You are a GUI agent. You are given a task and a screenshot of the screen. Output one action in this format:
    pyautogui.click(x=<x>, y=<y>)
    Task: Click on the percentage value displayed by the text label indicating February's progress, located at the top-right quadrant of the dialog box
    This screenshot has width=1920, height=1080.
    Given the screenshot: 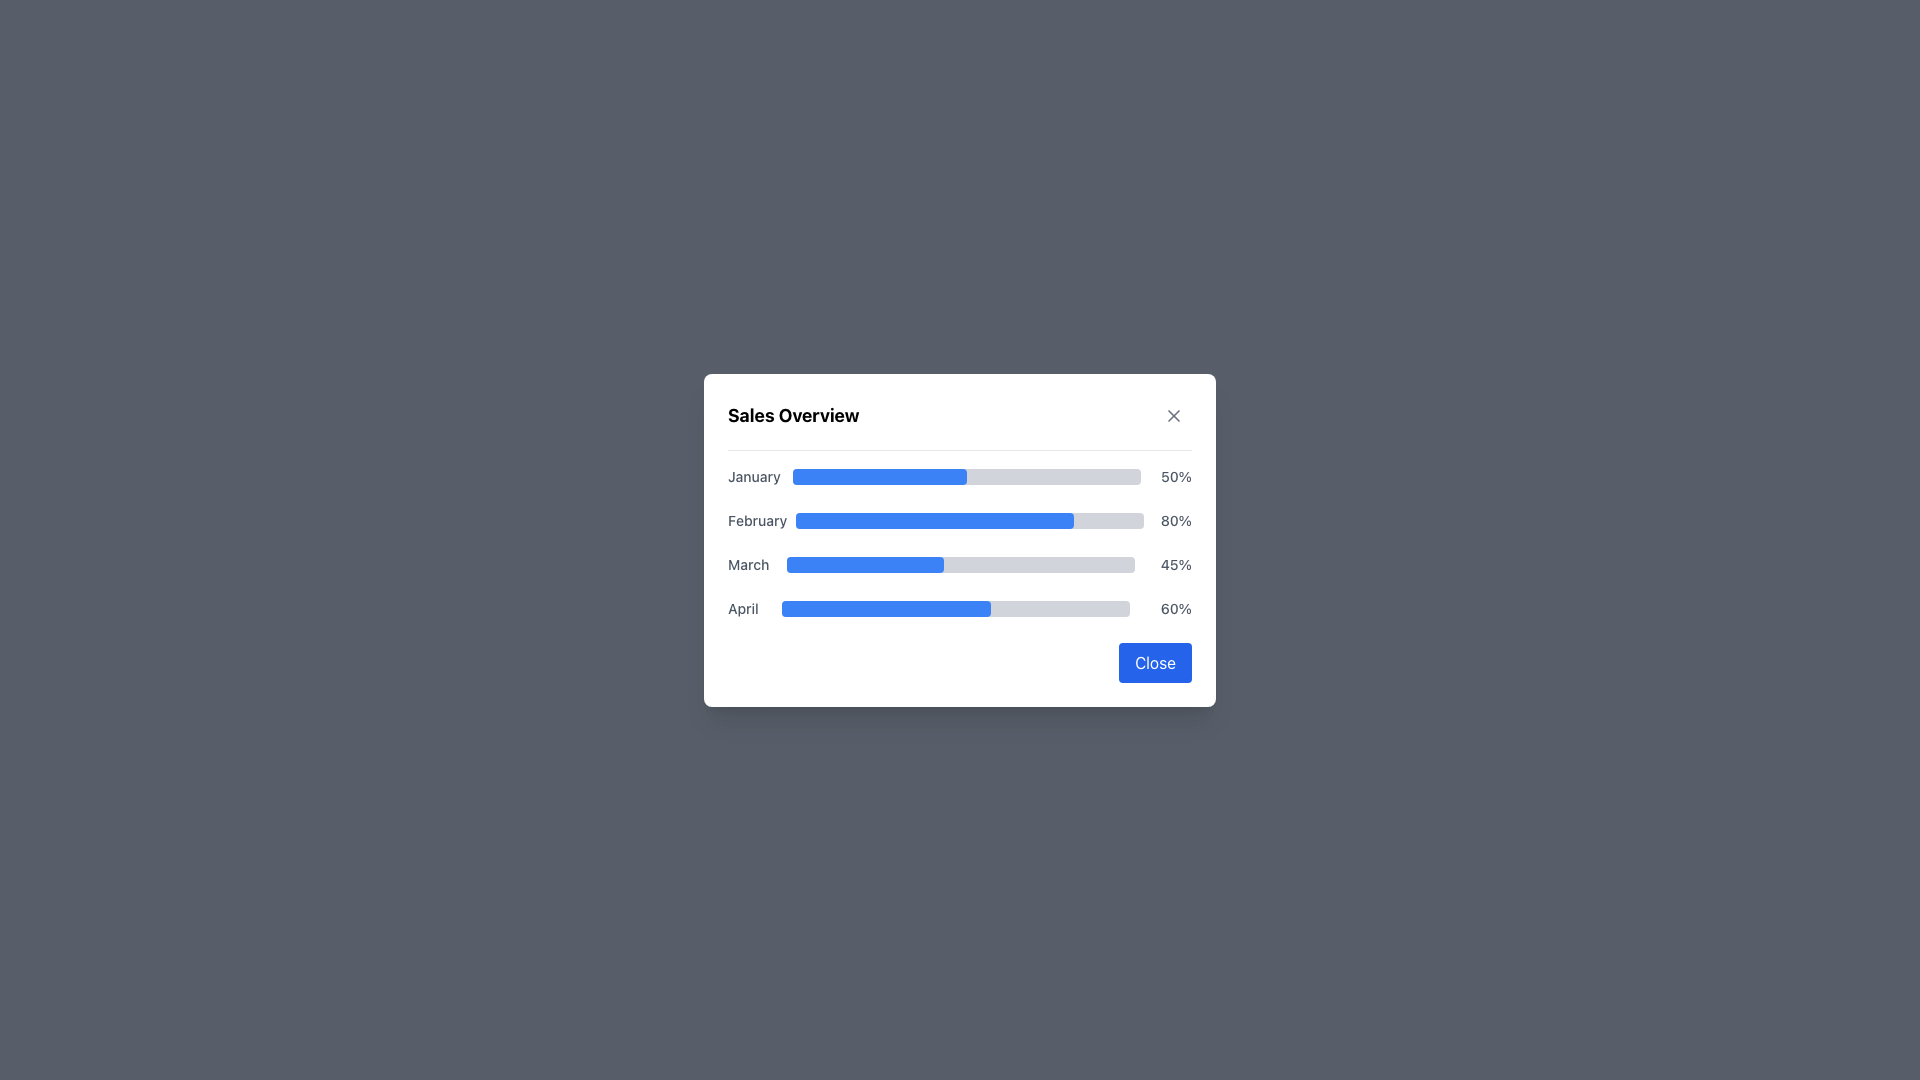 What is the action you would take?
    pyautogui.click(x=1172, y=519)
    